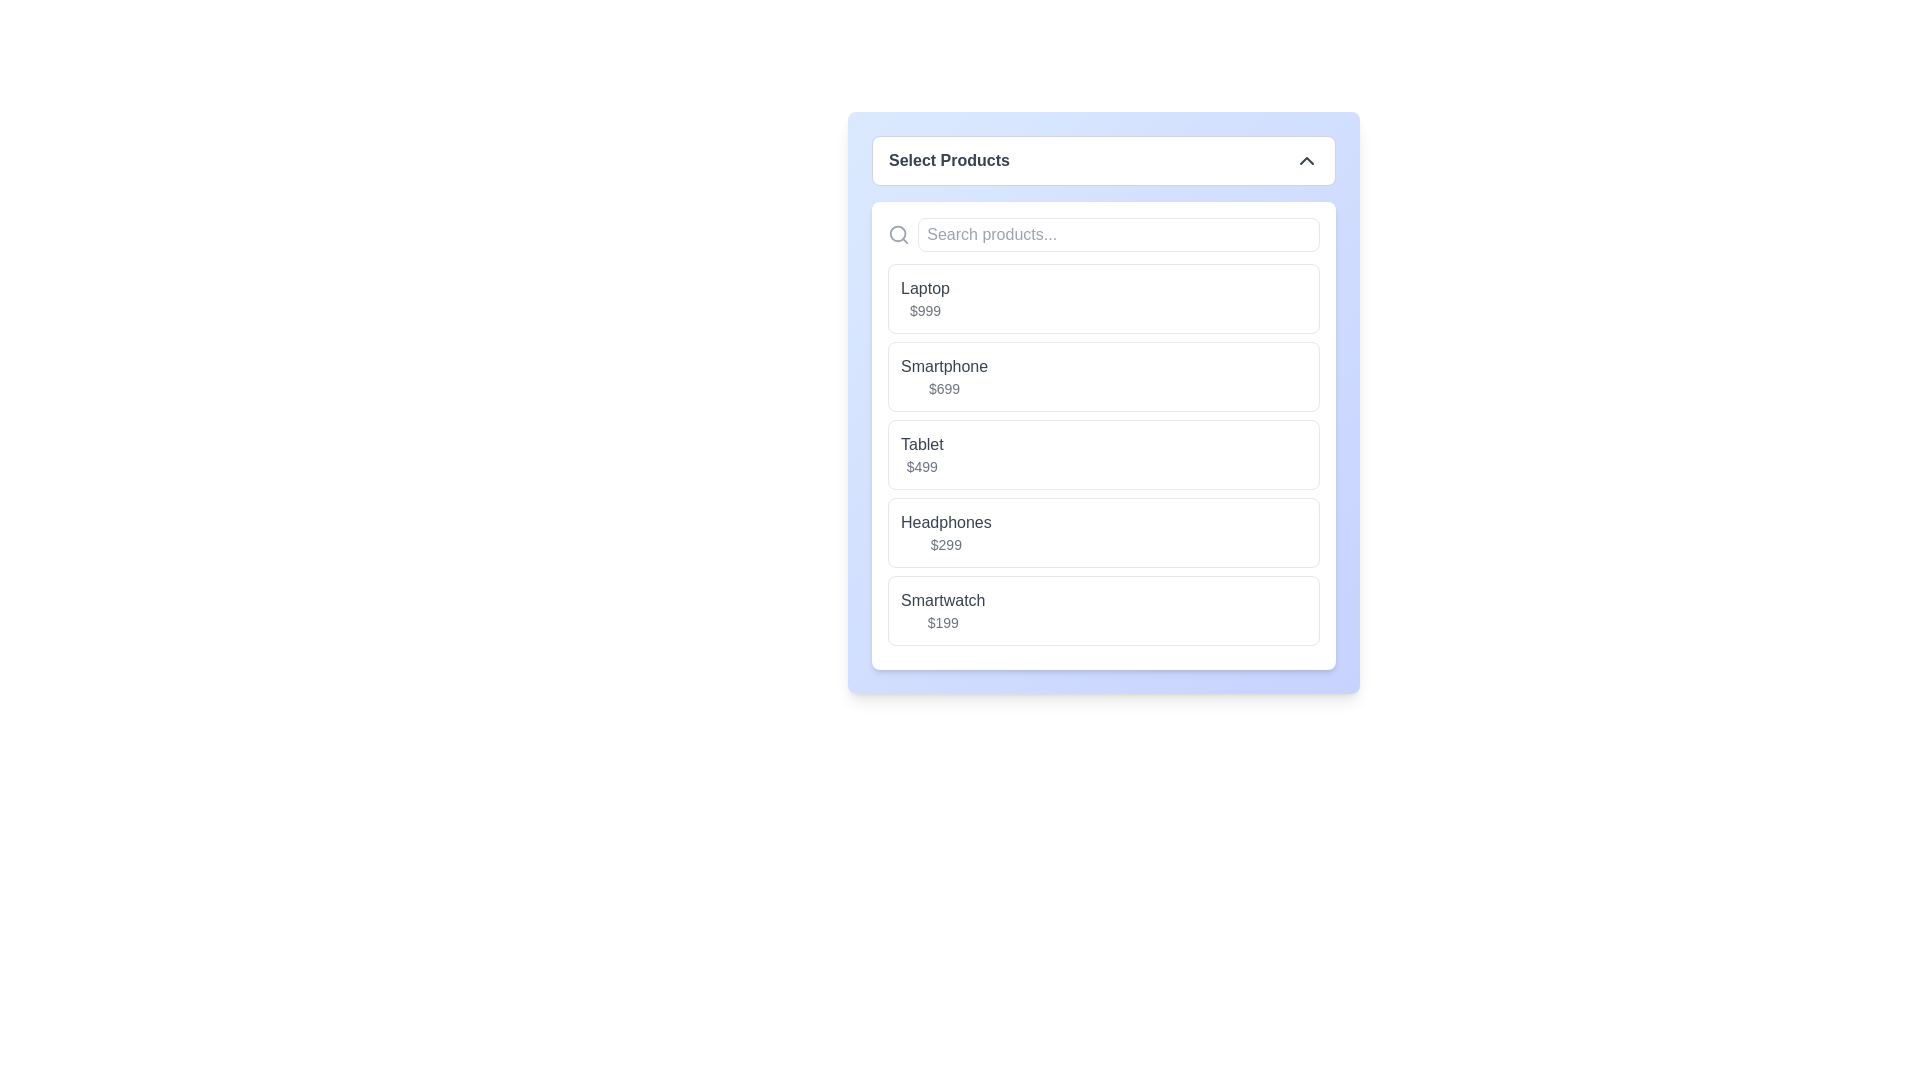 The width and height of the screenshot is (1920, 1080). Describe the element at coordinates (1103, 455) in the screenshot. I see `the 'Tablet' card in the selection menu` at that location.